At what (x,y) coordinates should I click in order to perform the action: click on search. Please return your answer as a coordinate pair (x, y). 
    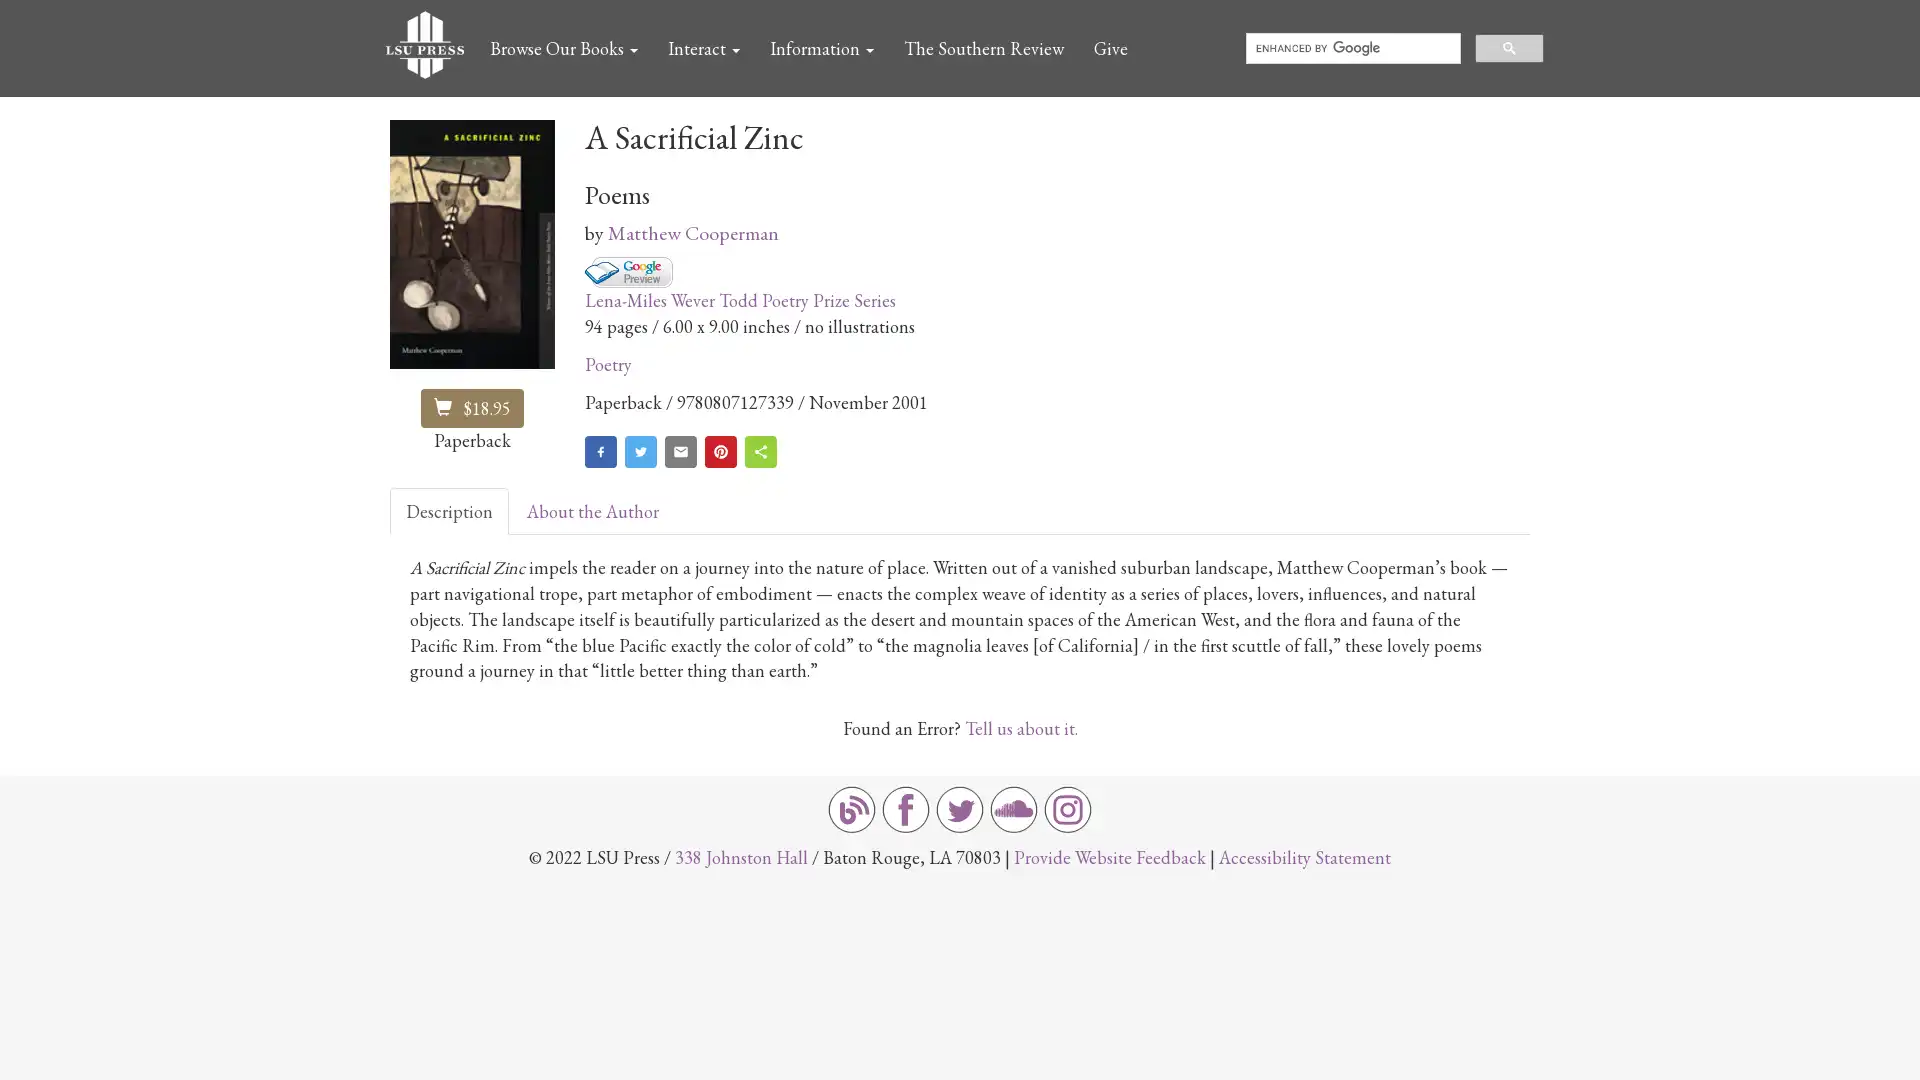
    Looking at the image, I should click on (1509, 46).